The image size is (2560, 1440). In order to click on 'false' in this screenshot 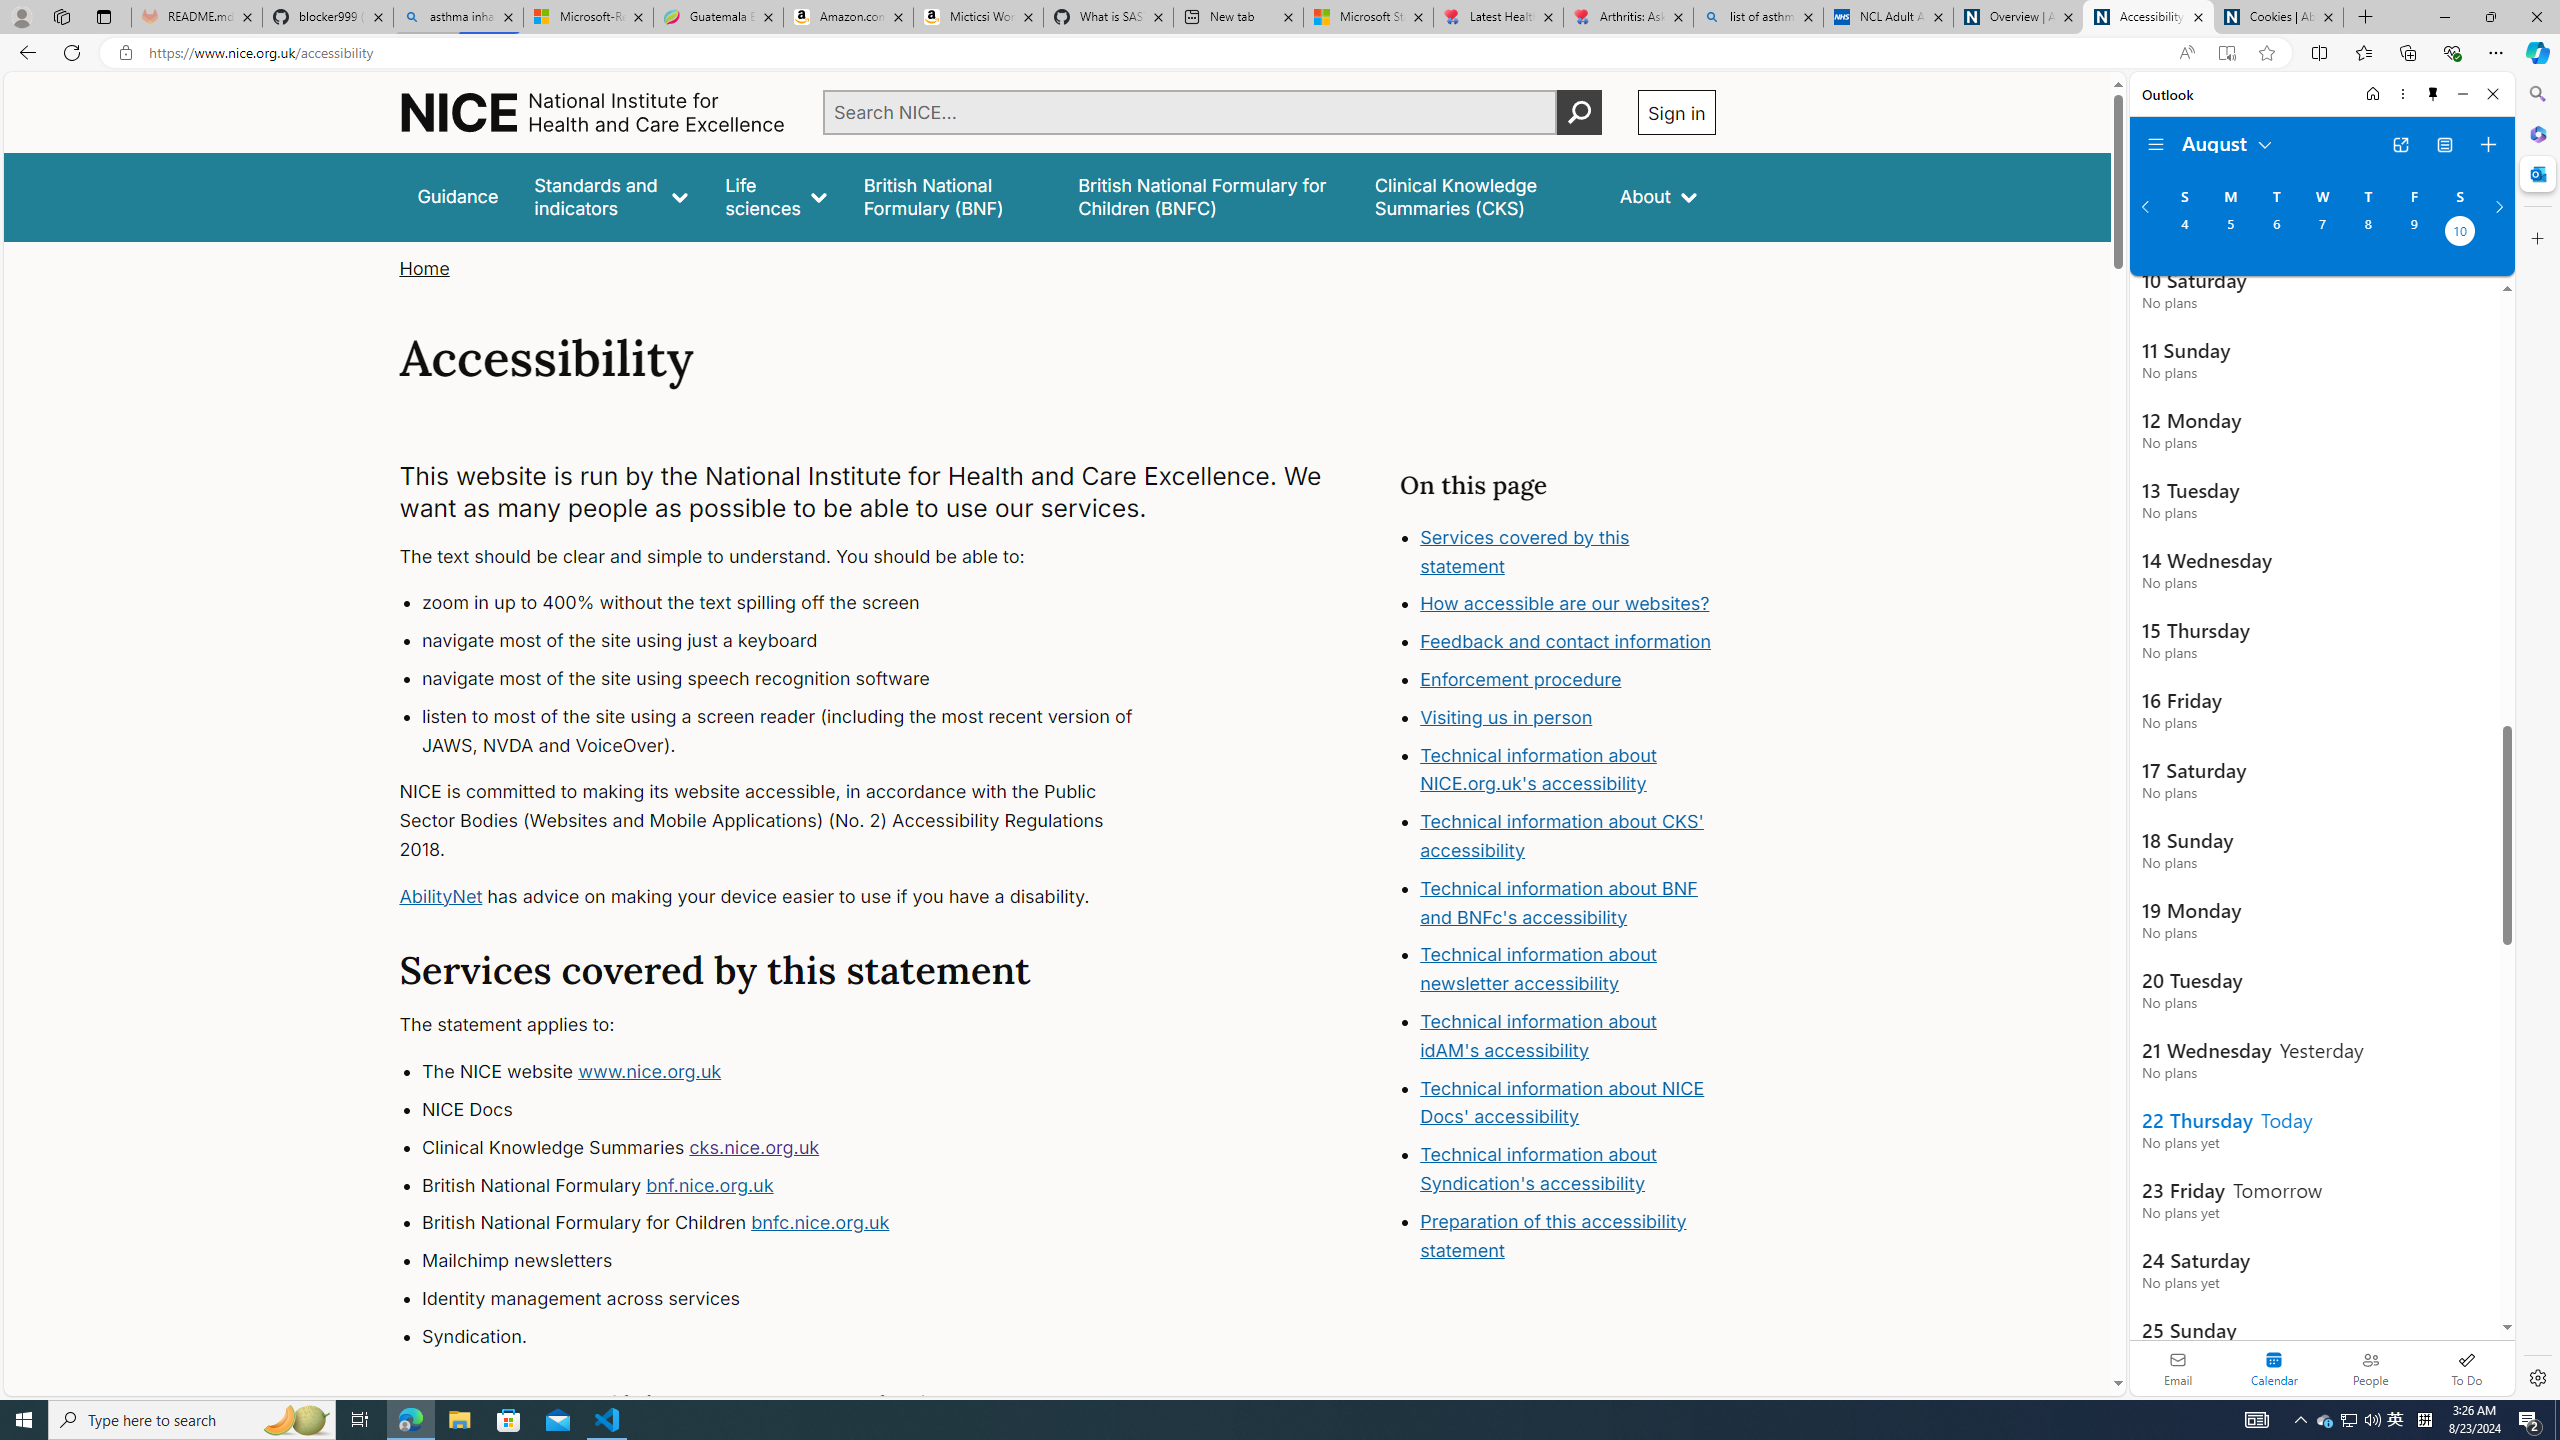, I will do `click(1479, 196)`.